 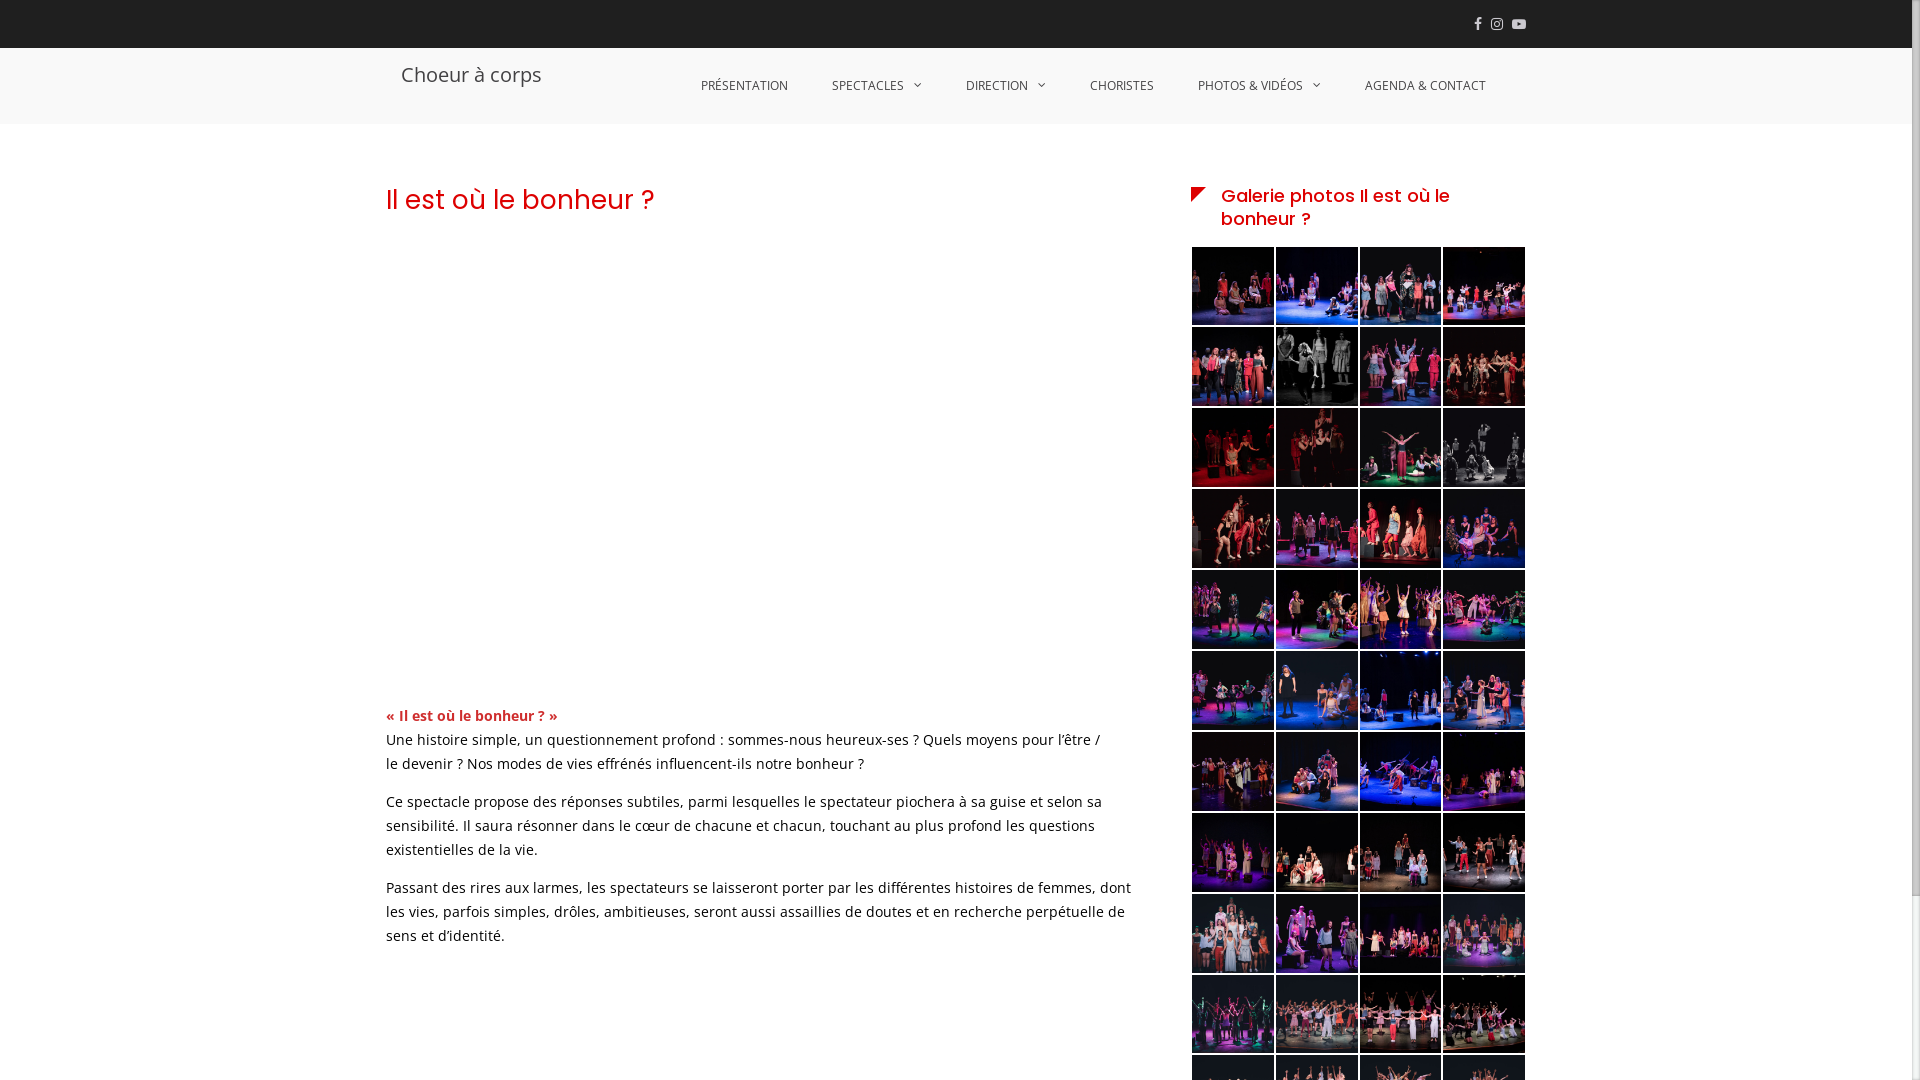 What do you see at coordinates (1424, 84) in the screenshot?
I see `'AGENDA & CONTACT'` at bounding box center [1424, 84].